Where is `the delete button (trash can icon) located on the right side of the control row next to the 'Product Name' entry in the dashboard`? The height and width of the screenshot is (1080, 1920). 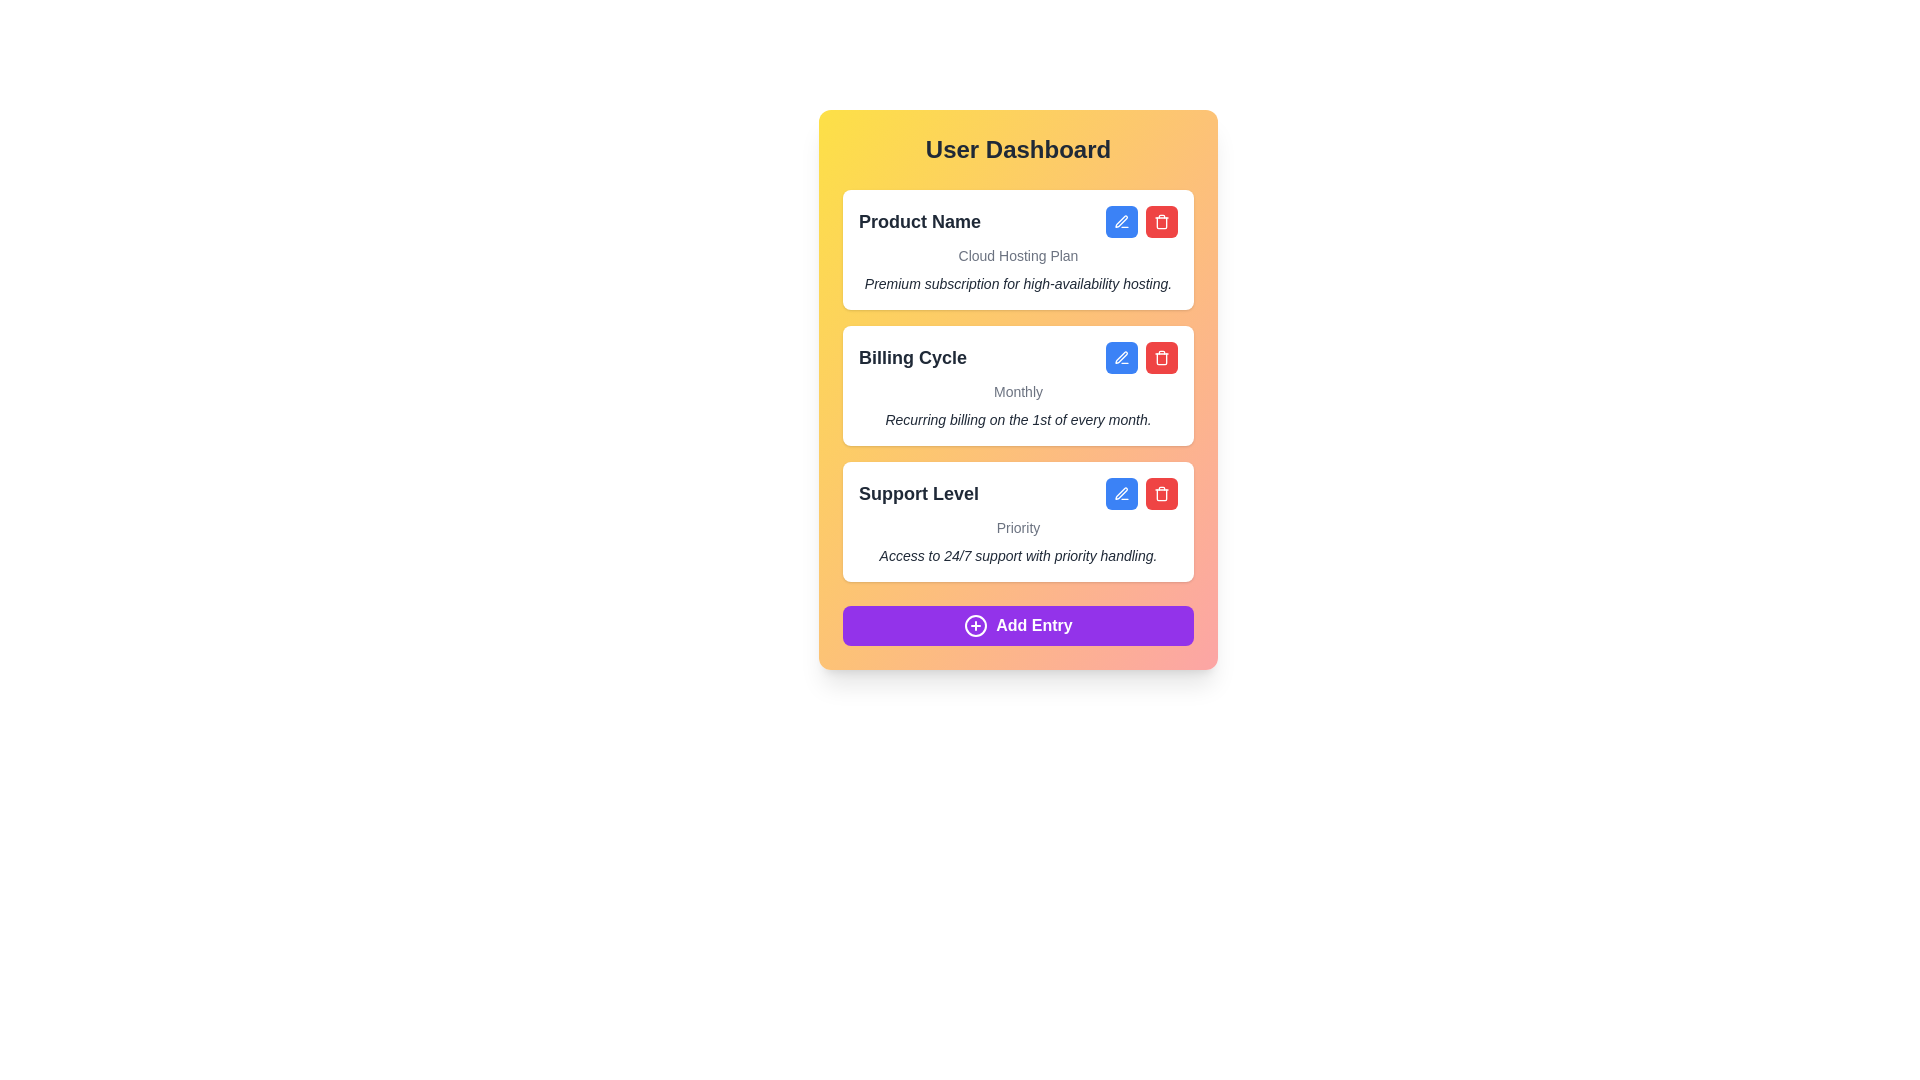 the delete button (trash can icon) located on the right side of the control row next to the 'Product Name' entry in the dashboard is located at coordinates (1161, 222).